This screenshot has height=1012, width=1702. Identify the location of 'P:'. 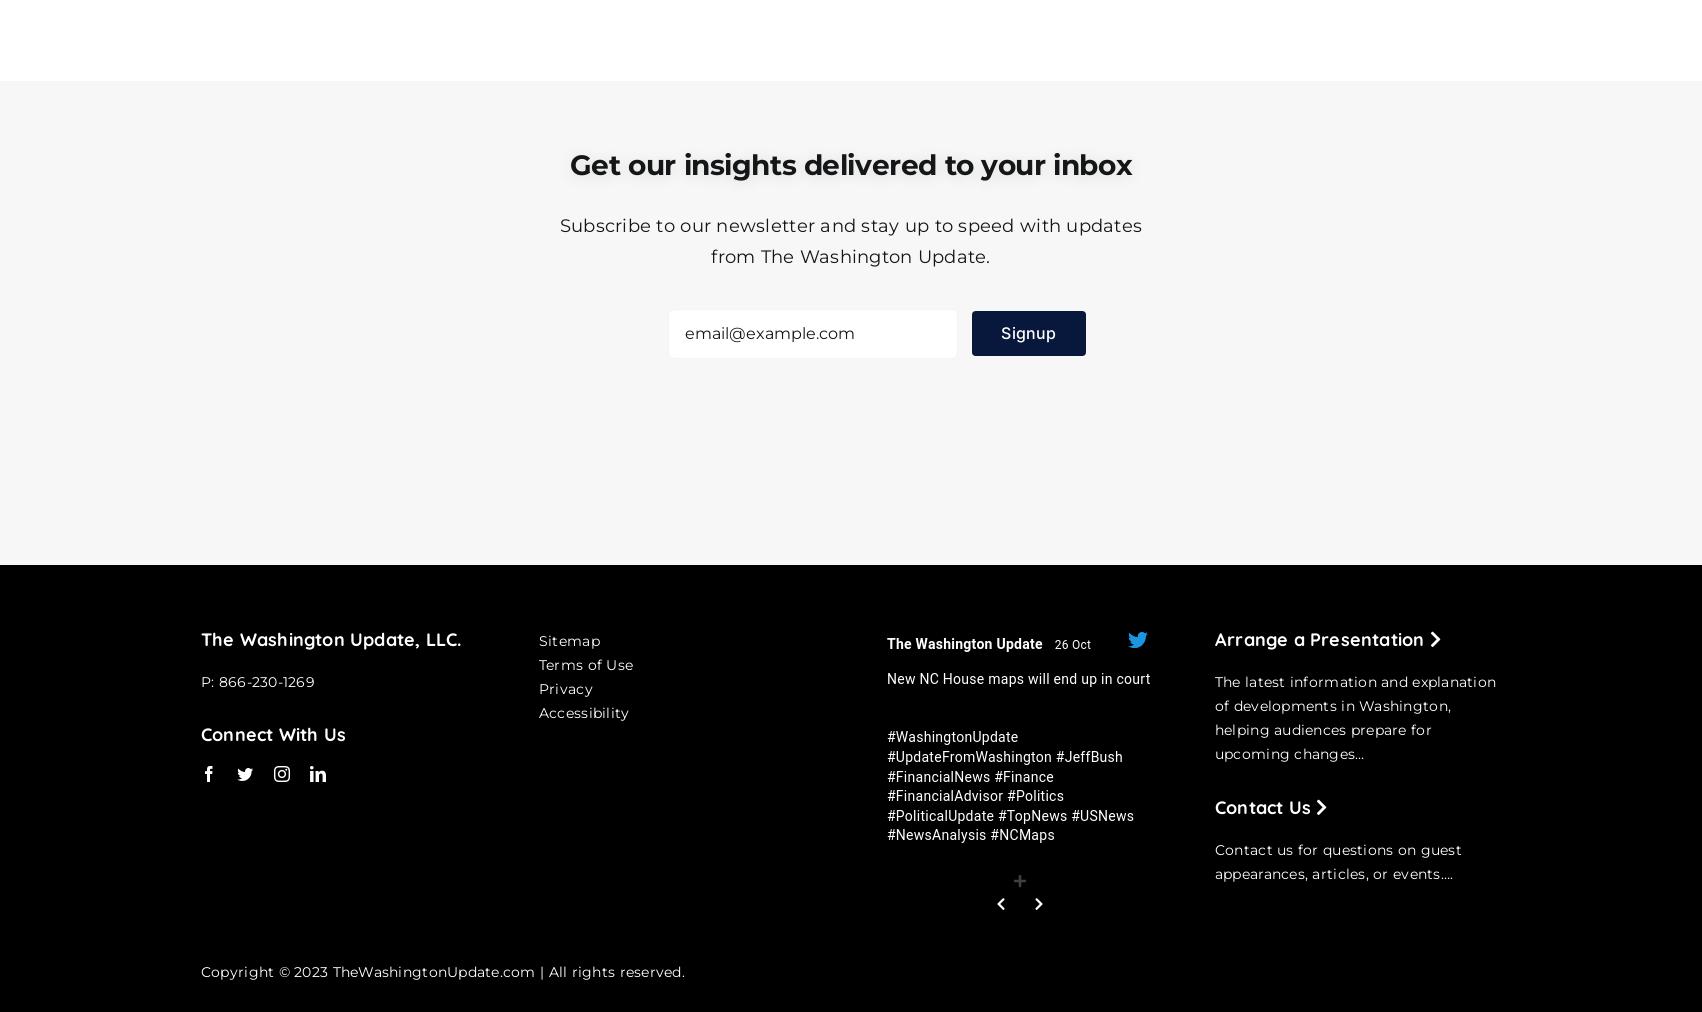
(198, 680).